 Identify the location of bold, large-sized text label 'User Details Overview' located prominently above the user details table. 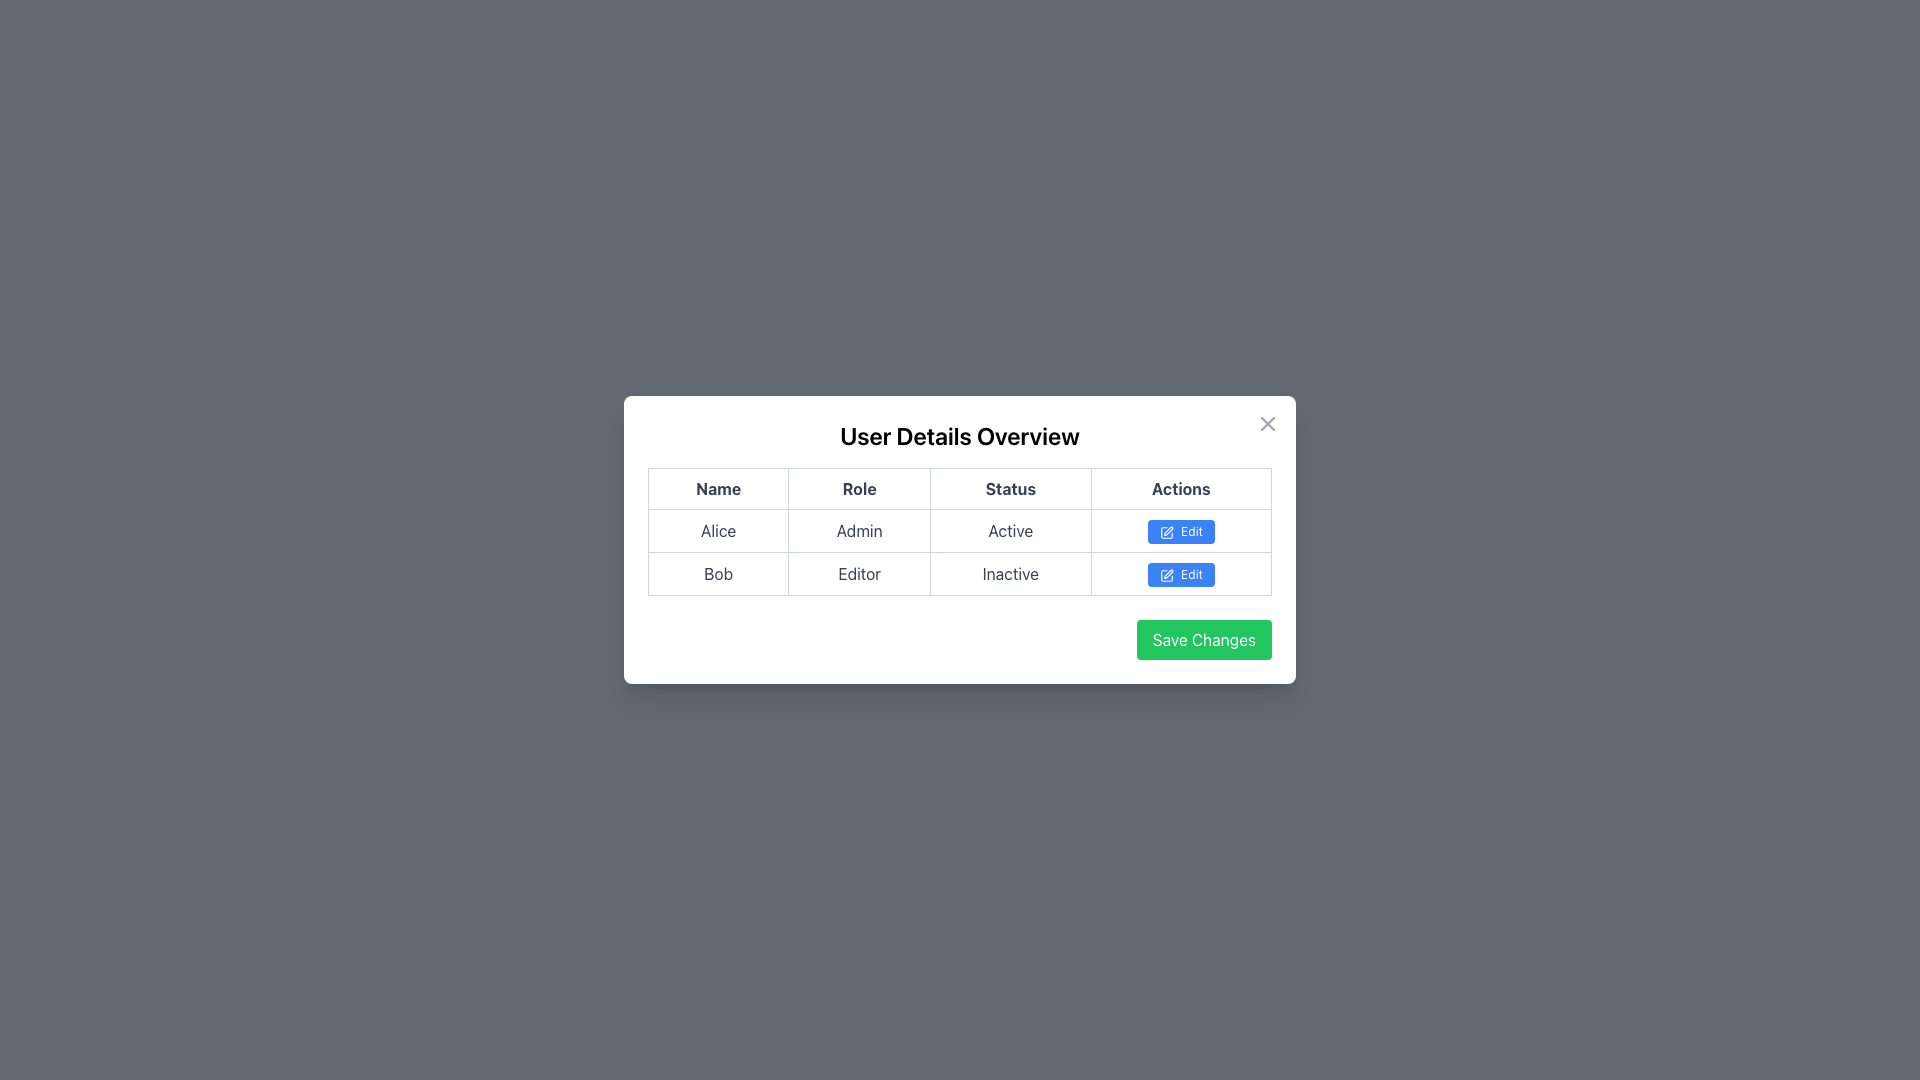
(960, 434).